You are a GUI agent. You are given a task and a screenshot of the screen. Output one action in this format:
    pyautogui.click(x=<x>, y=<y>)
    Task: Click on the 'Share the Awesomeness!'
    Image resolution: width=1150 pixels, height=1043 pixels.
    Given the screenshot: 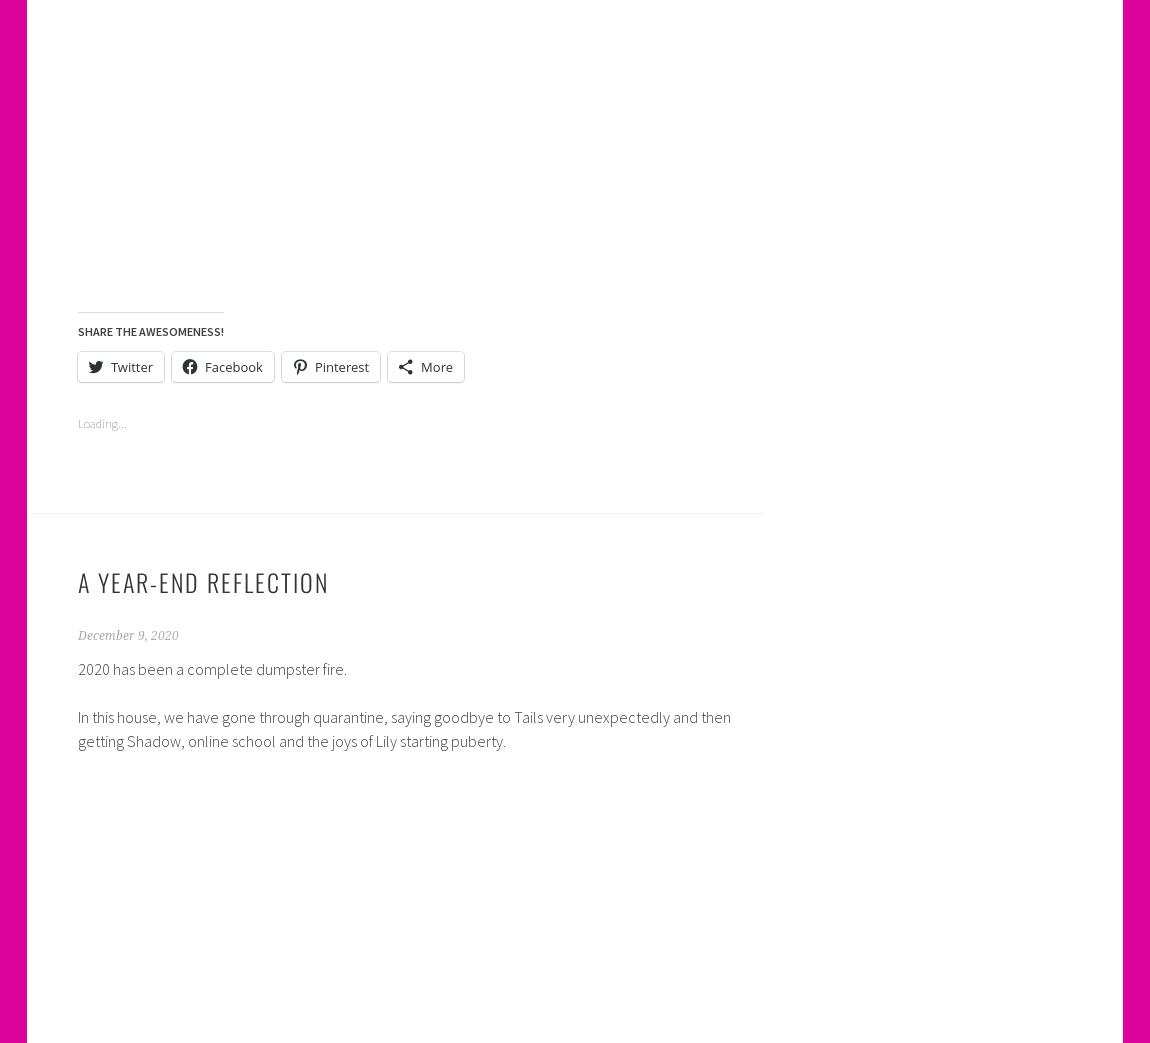 What is the action you would take?
    pyautogui.click(x=148, y=330)
    